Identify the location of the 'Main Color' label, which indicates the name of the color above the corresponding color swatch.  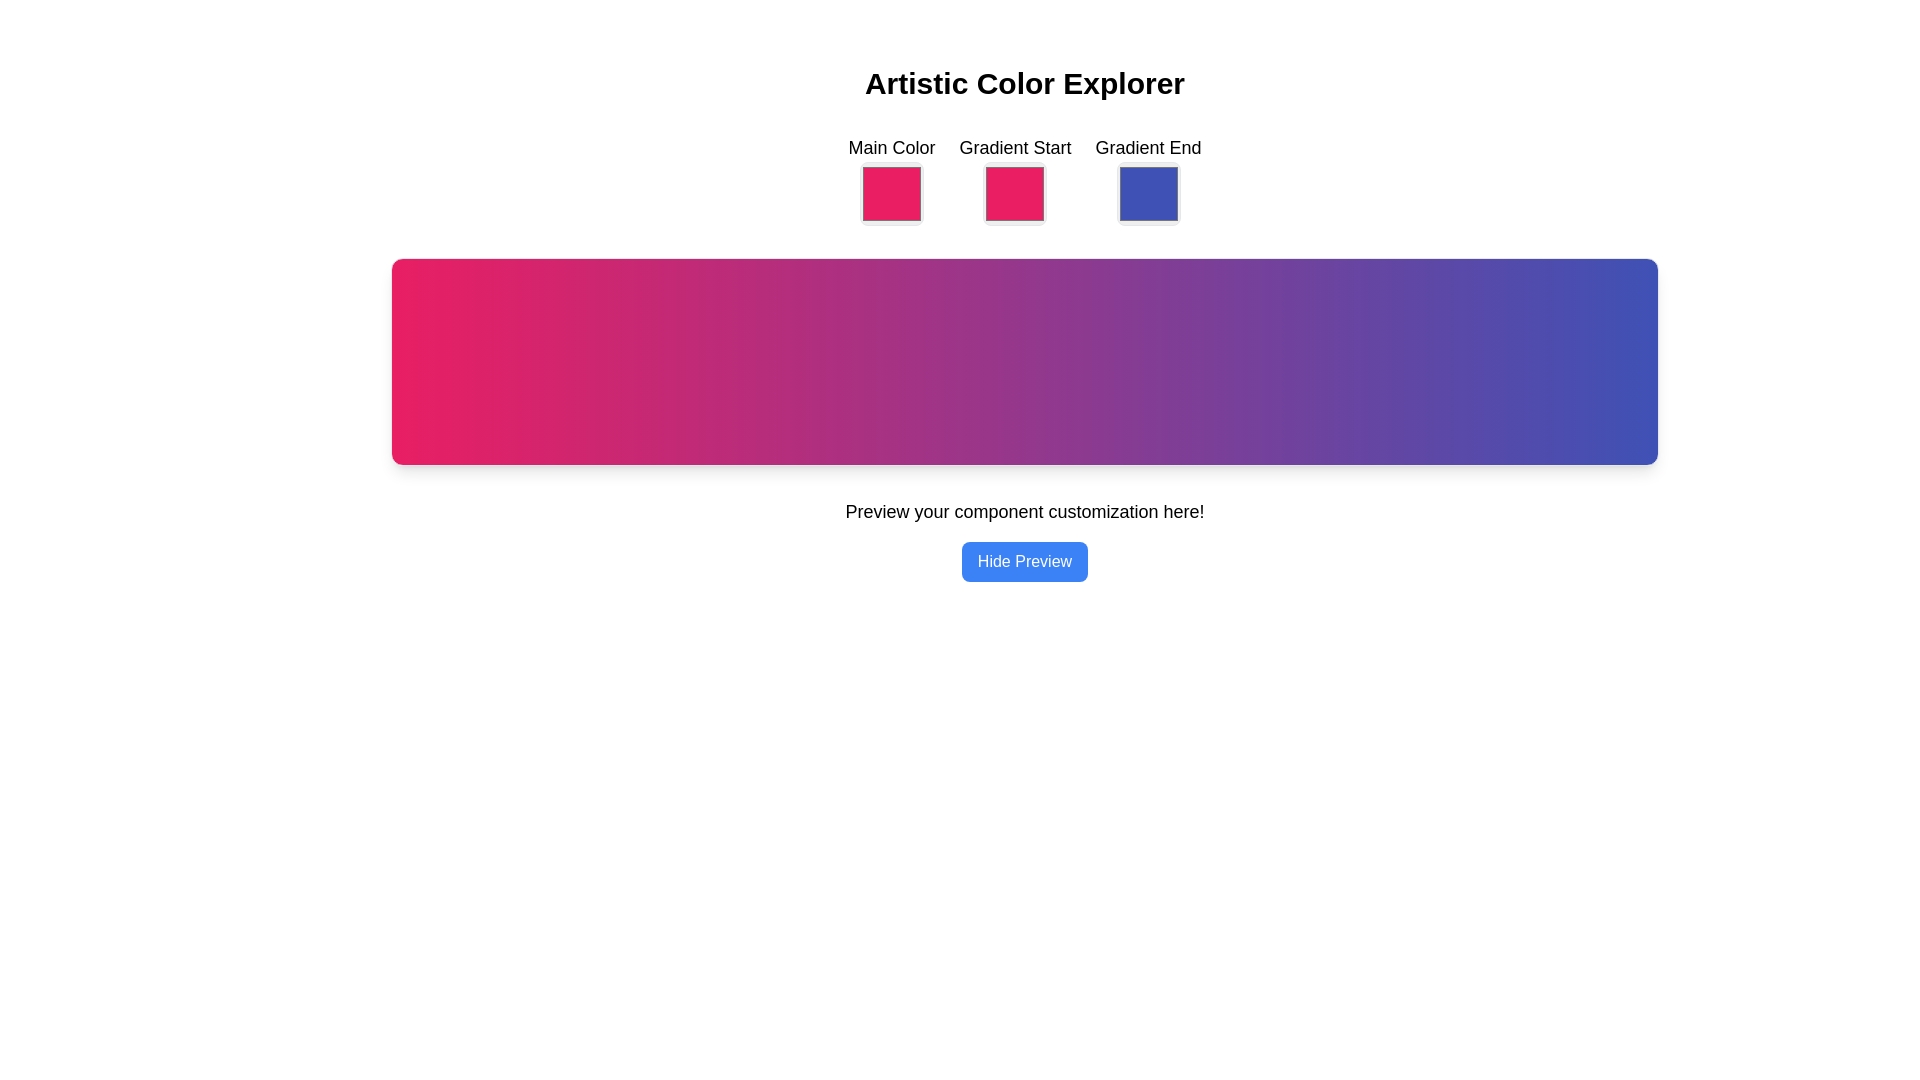
(890, 146).